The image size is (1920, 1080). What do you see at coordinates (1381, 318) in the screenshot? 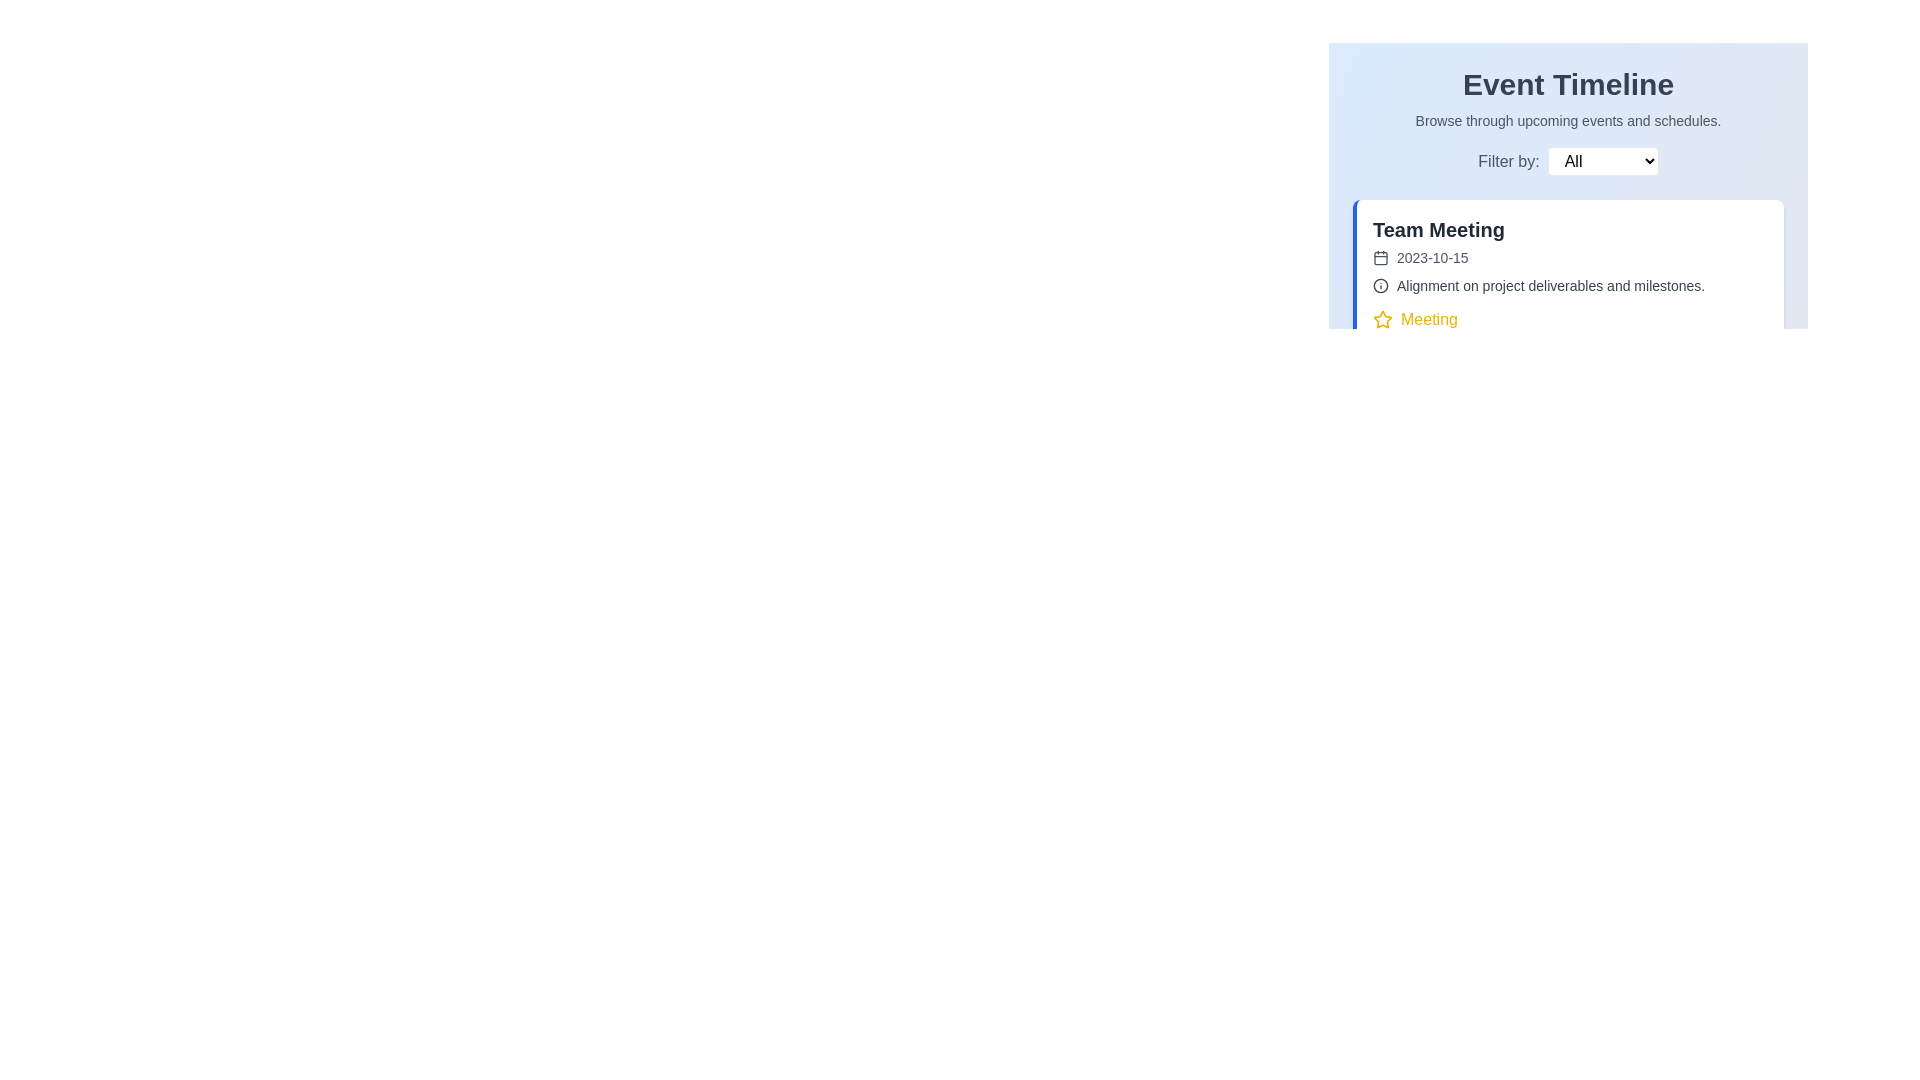
I see `the star icon representing the 'featured' status in the 'Meeting' label section of the event card under the 'Team Meeting' entry` at bounding box center [1381, 318].